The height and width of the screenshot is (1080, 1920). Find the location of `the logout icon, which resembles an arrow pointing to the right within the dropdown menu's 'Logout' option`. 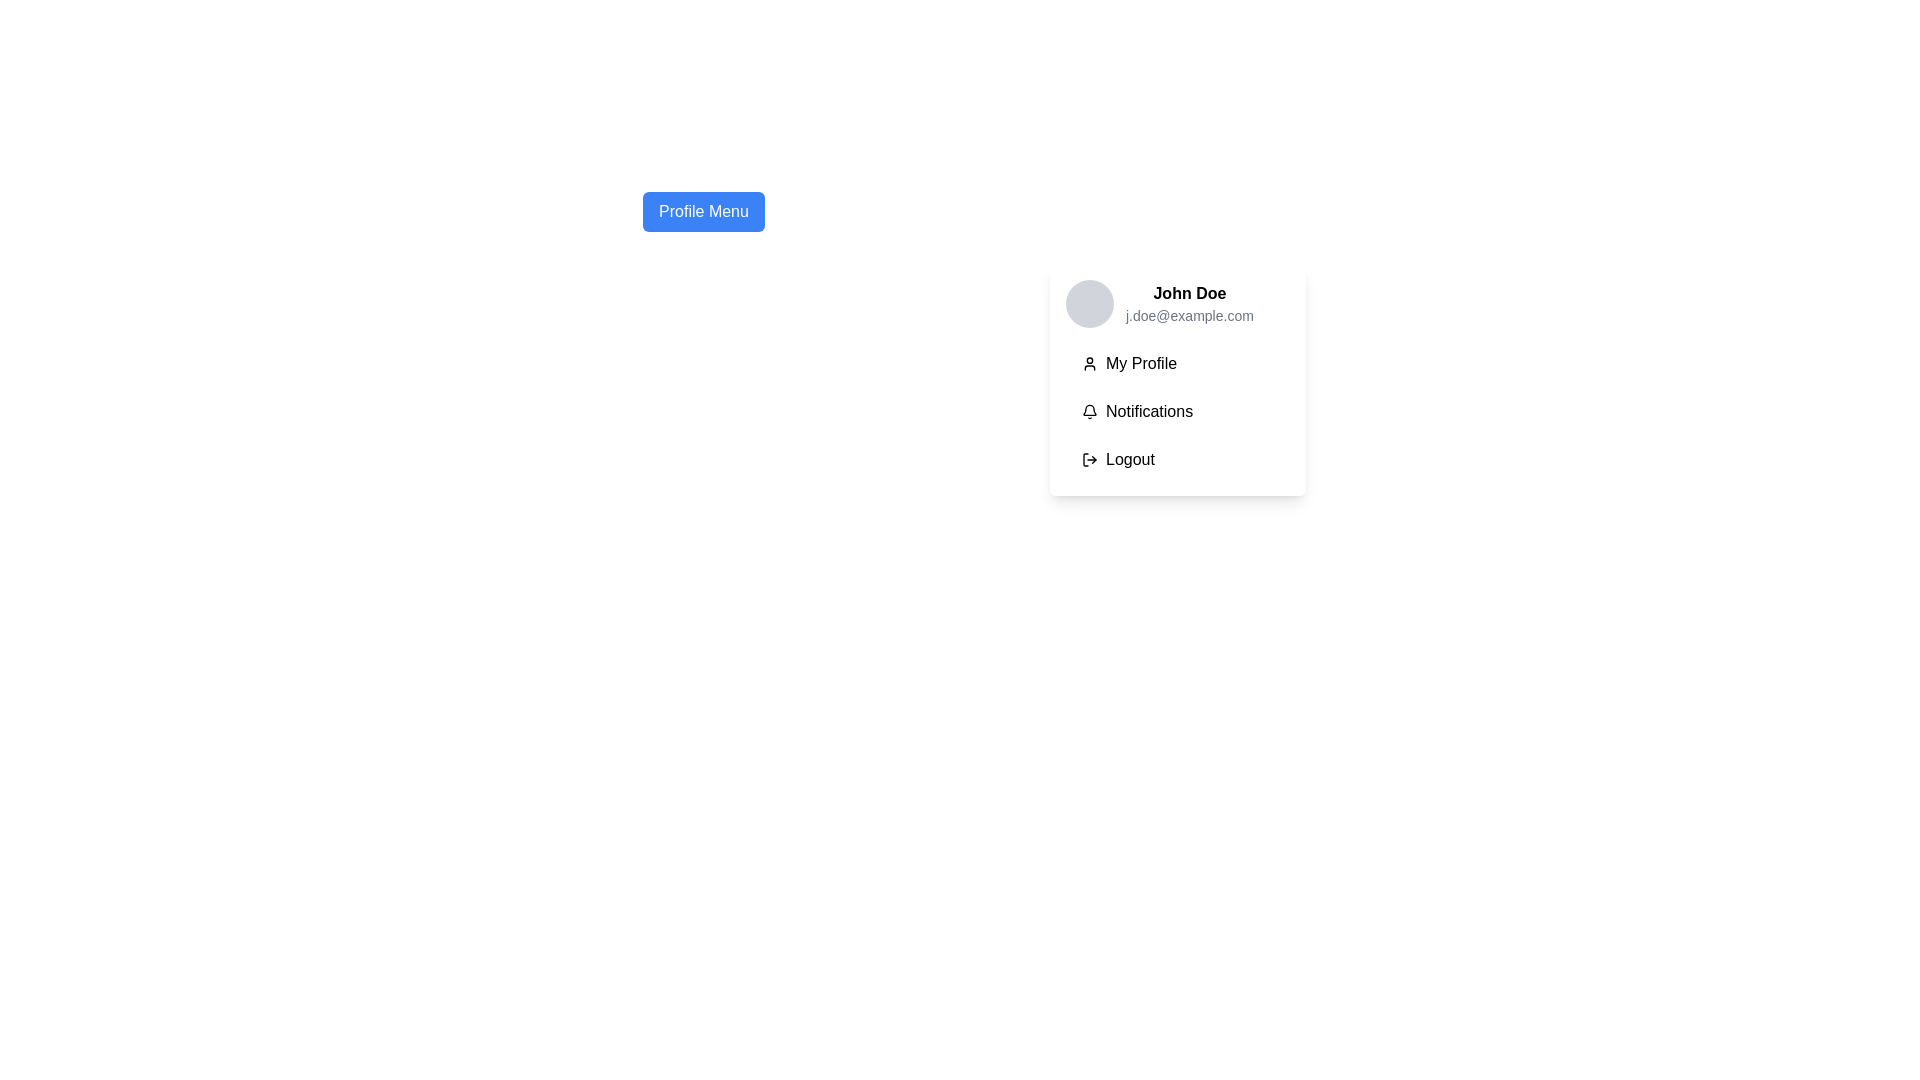

the logout icon, which resembles an arrow pointing to the right within the dropdown menu's 'Logout' option is located at coordinates (1088, 459).